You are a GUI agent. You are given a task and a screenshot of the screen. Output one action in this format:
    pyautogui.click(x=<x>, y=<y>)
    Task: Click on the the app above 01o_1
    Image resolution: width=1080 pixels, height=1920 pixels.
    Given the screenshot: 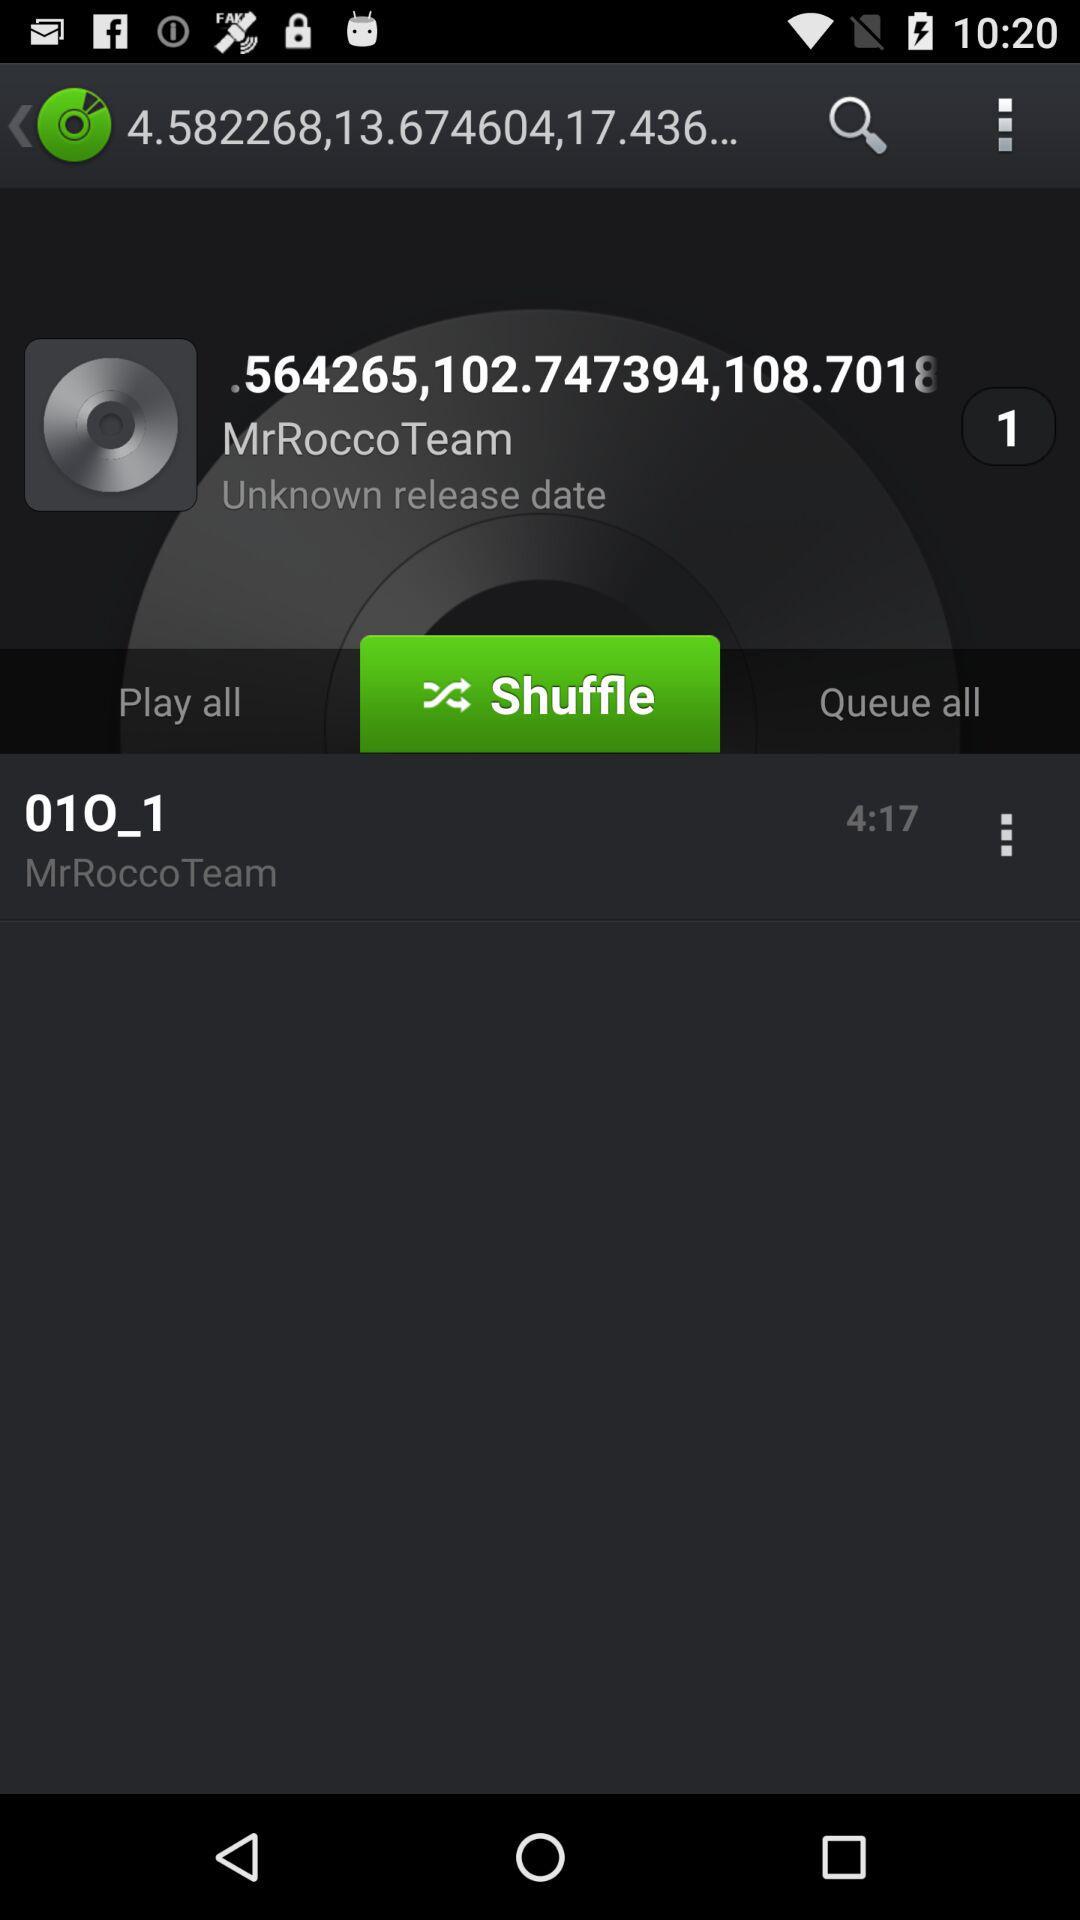 What is the action you would take?
    pyautogui.click(x=180, y=701)
    